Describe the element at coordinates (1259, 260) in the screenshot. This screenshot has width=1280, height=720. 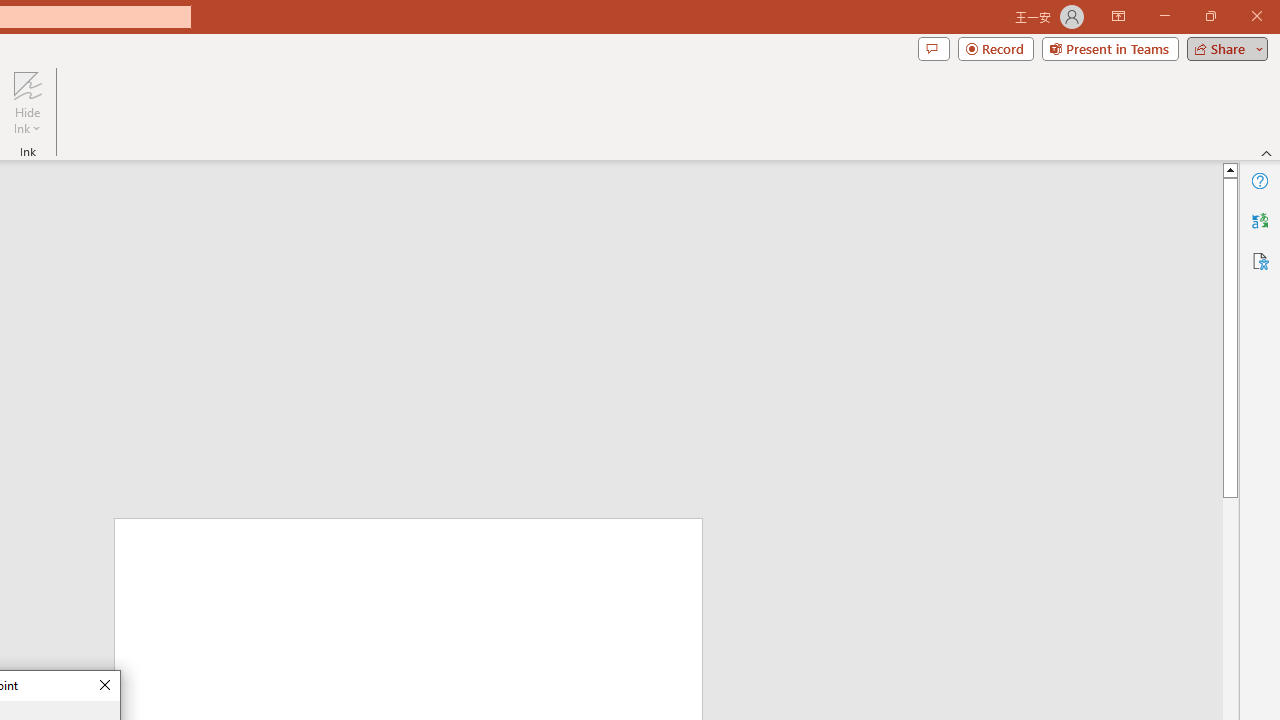
I see `'Accessibility'` at that location.